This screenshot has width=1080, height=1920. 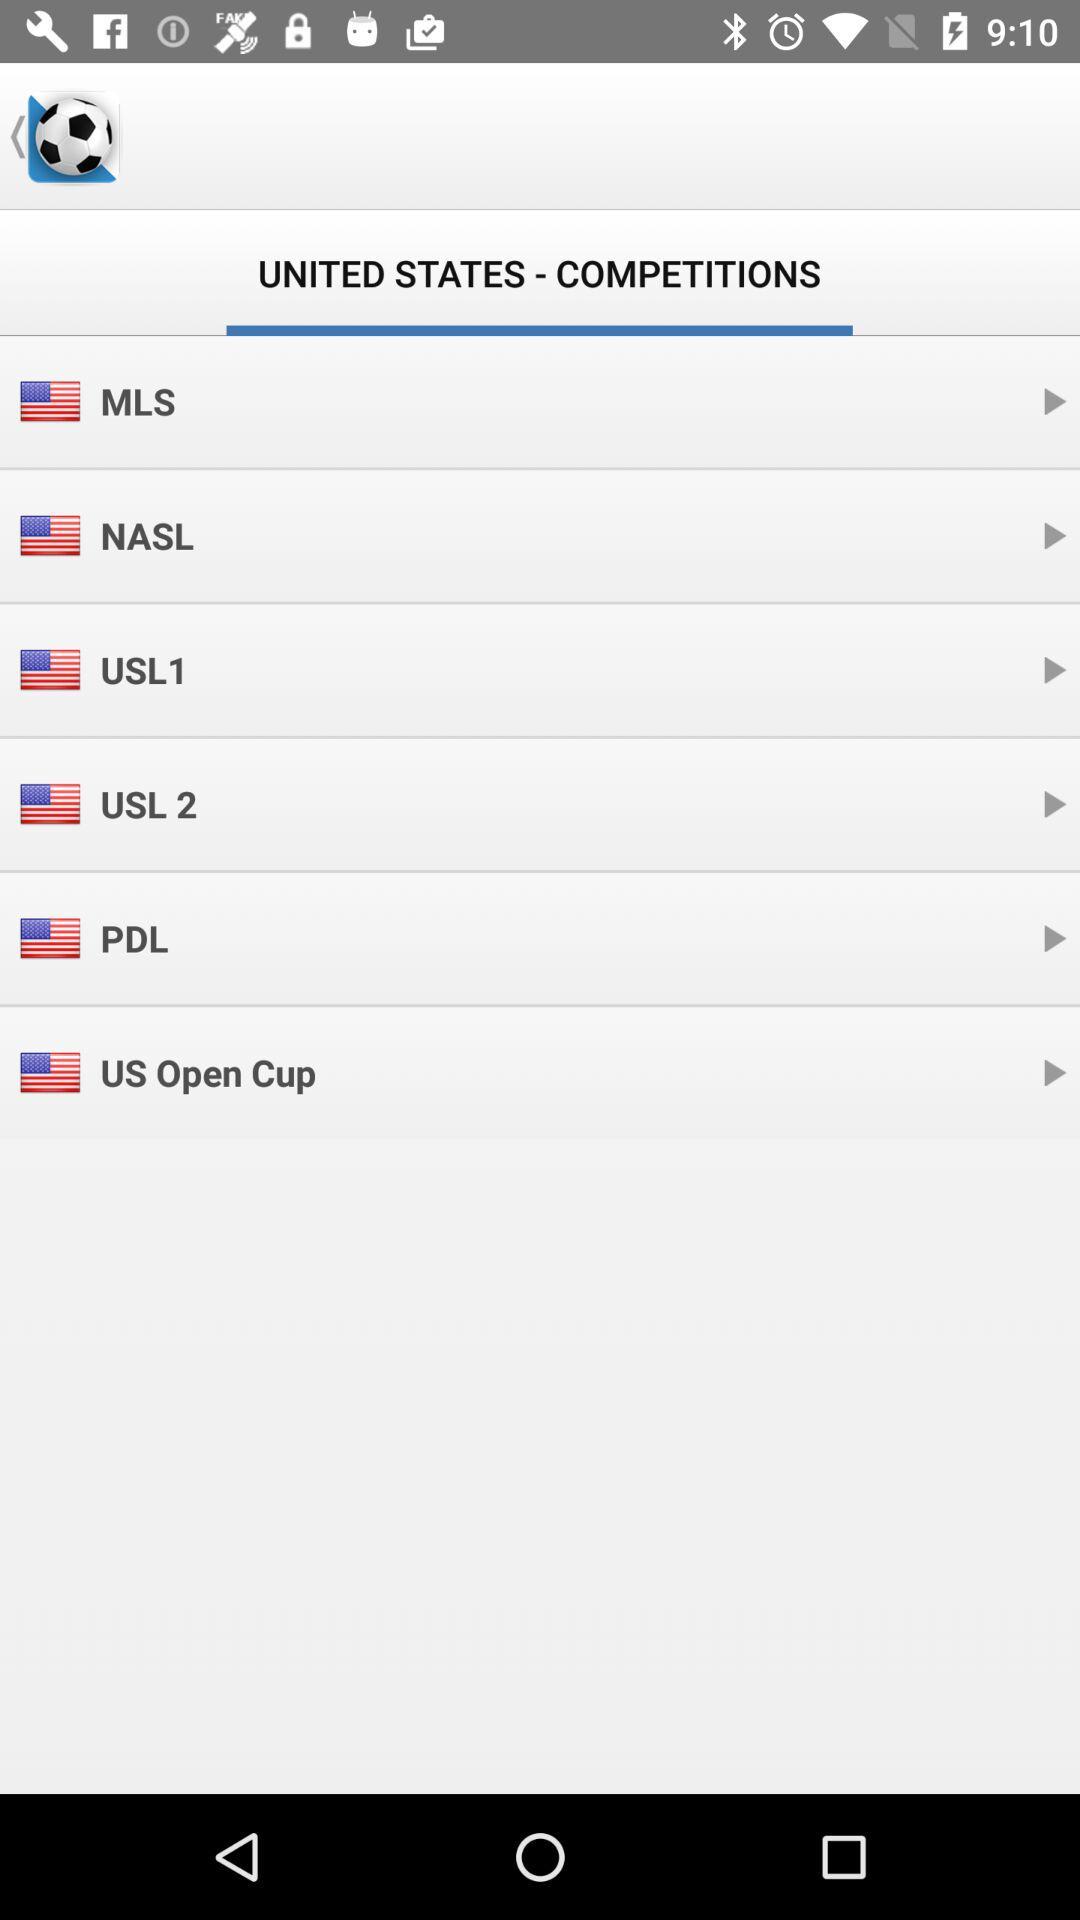 I want to click on the icon below the pdl item, so click(x=208, y=1071).